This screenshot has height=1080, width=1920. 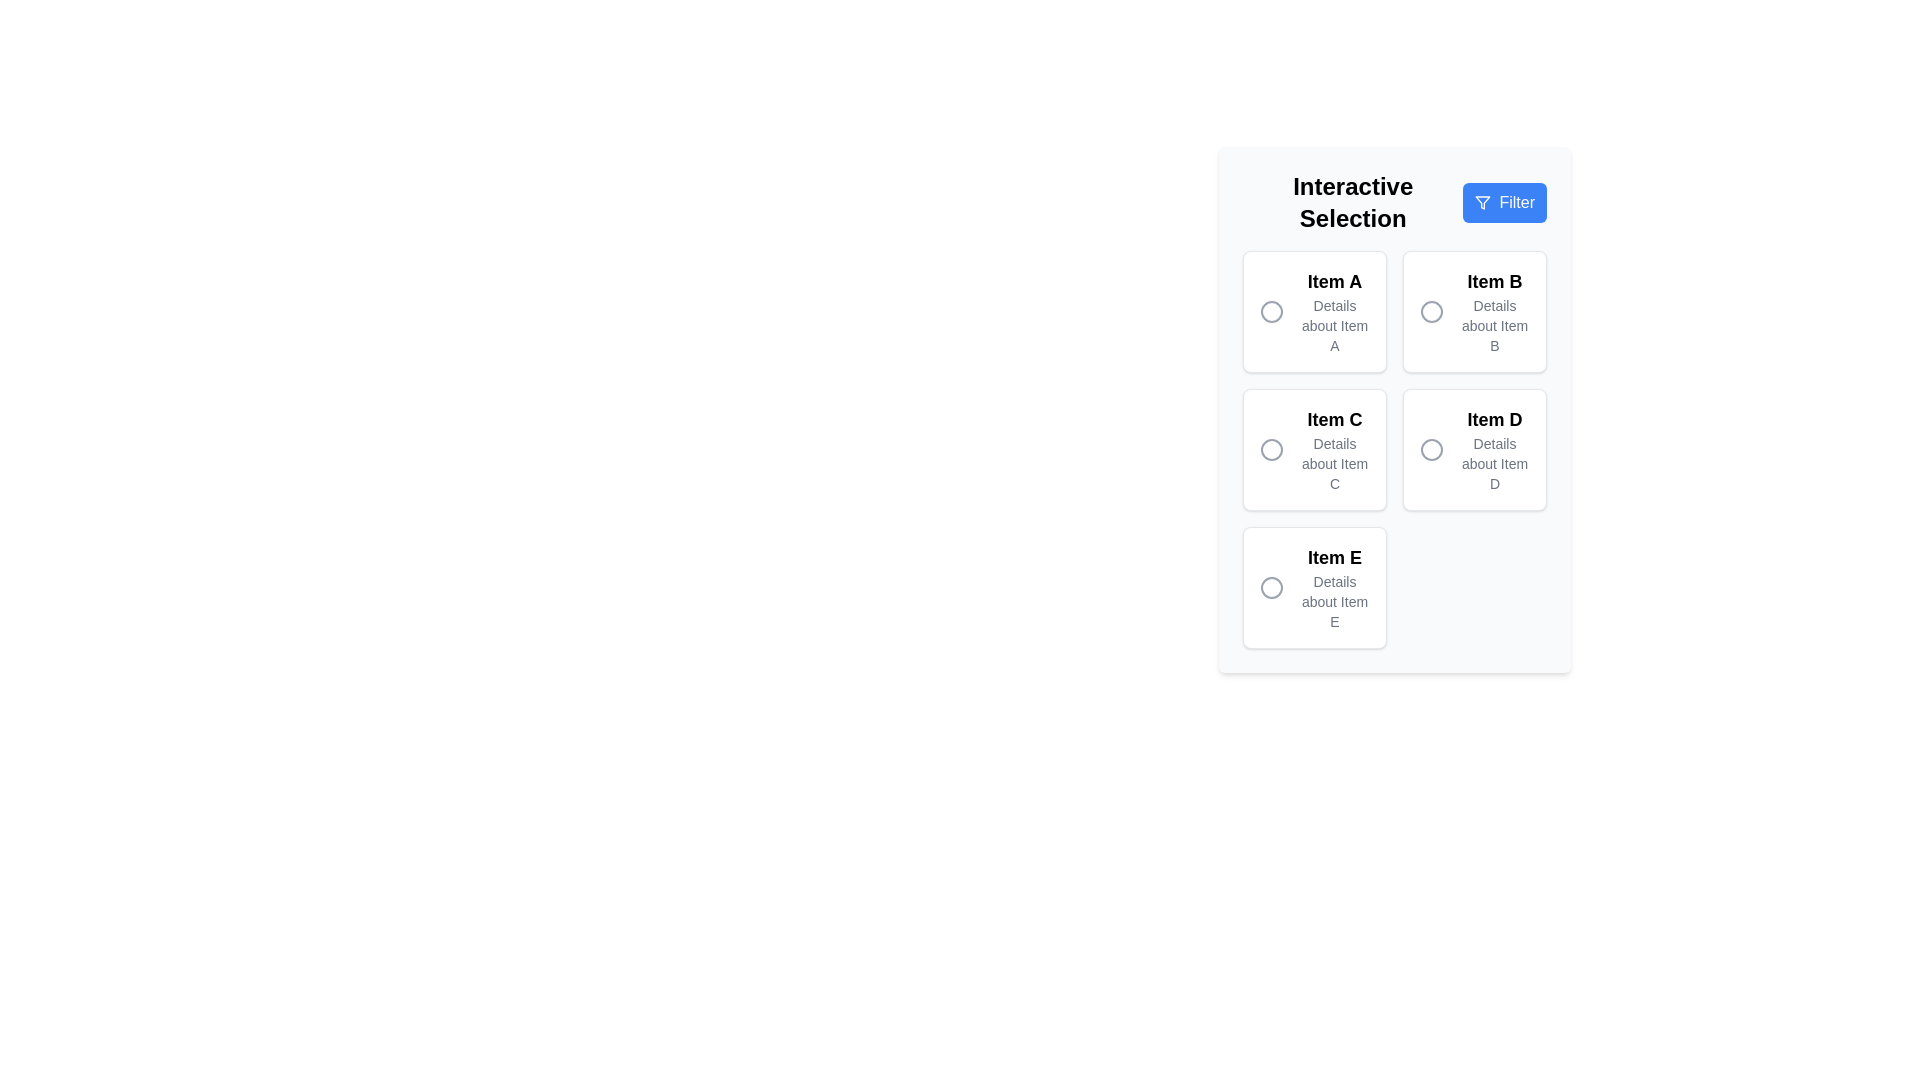 I want to click on the gray circular radio button located within the 'Item E' card, so click(x=1271, y=586).